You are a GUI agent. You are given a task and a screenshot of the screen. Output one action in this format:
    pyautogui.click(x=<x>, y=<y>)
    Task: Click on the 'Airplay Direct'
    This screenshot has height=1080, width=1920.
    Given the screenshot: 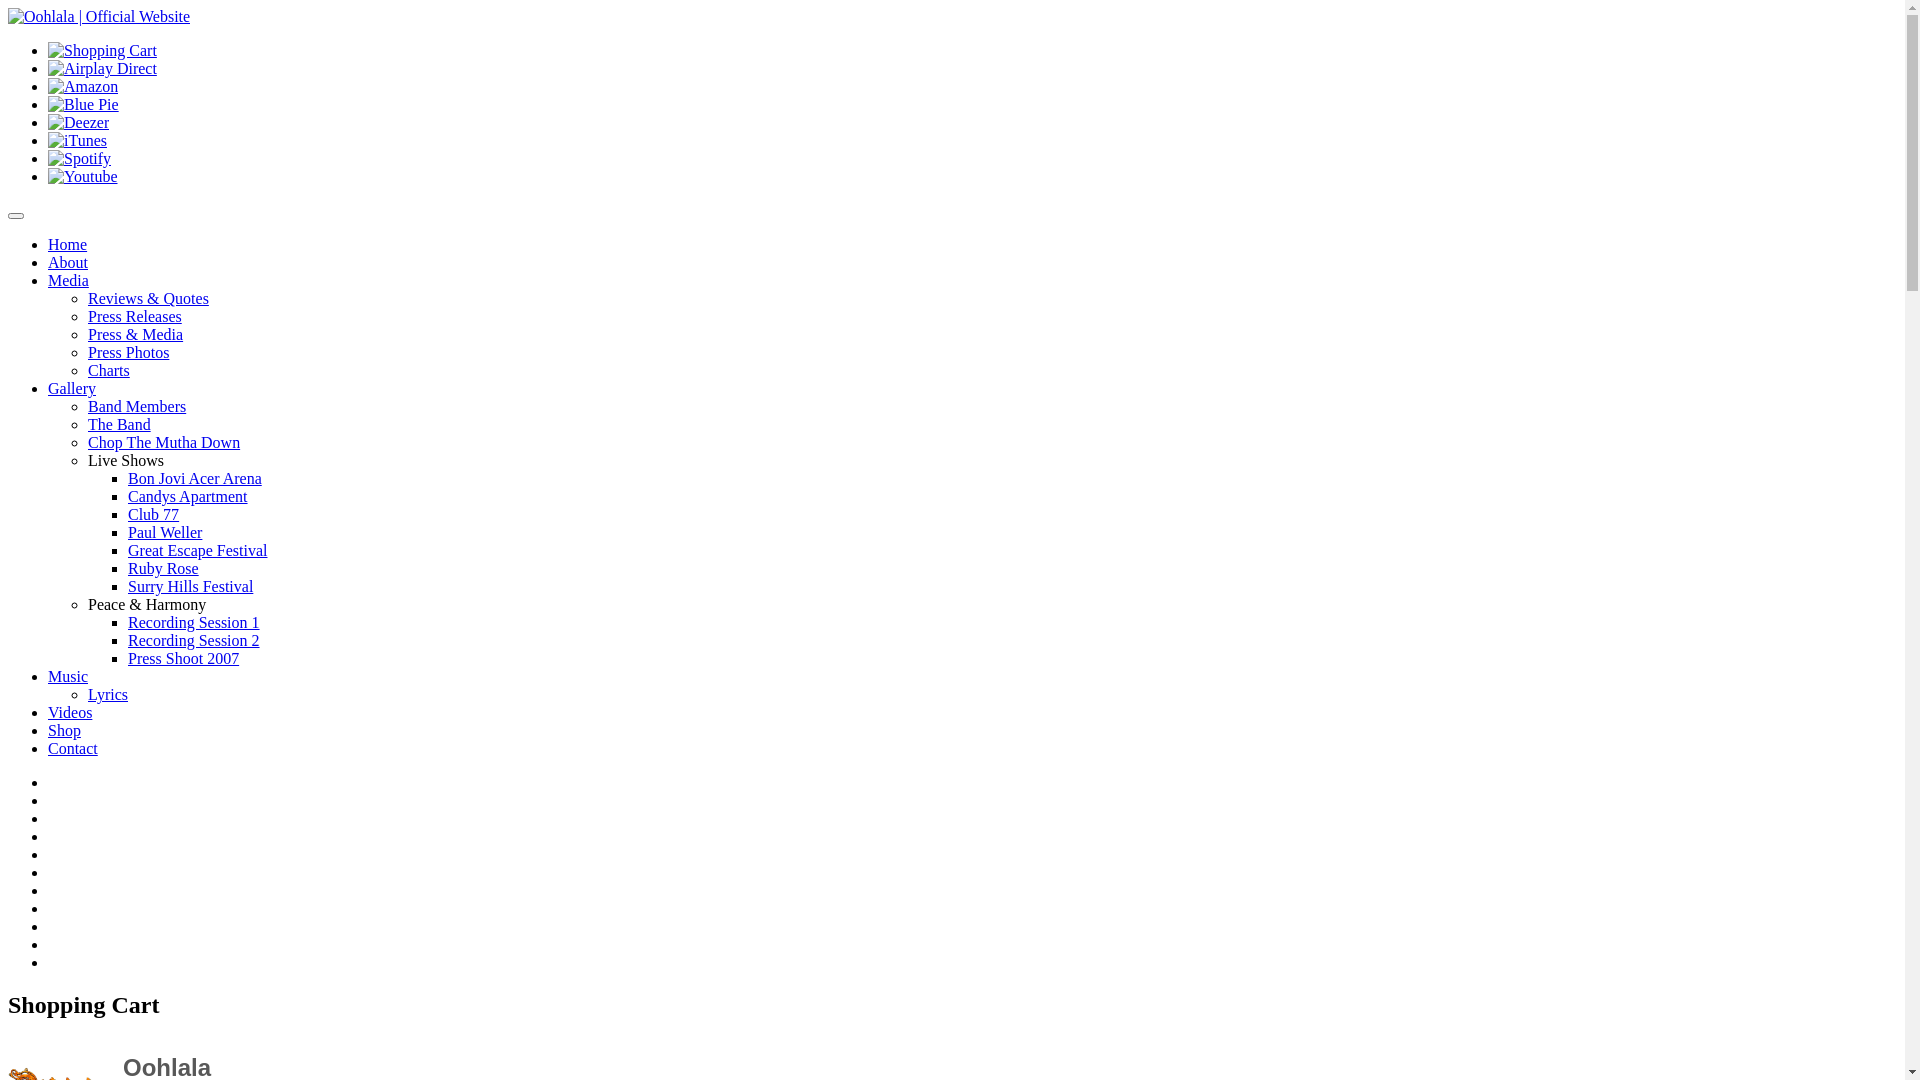 What is the action you would take?
    pyautogui.click(x=101, y=68)
    